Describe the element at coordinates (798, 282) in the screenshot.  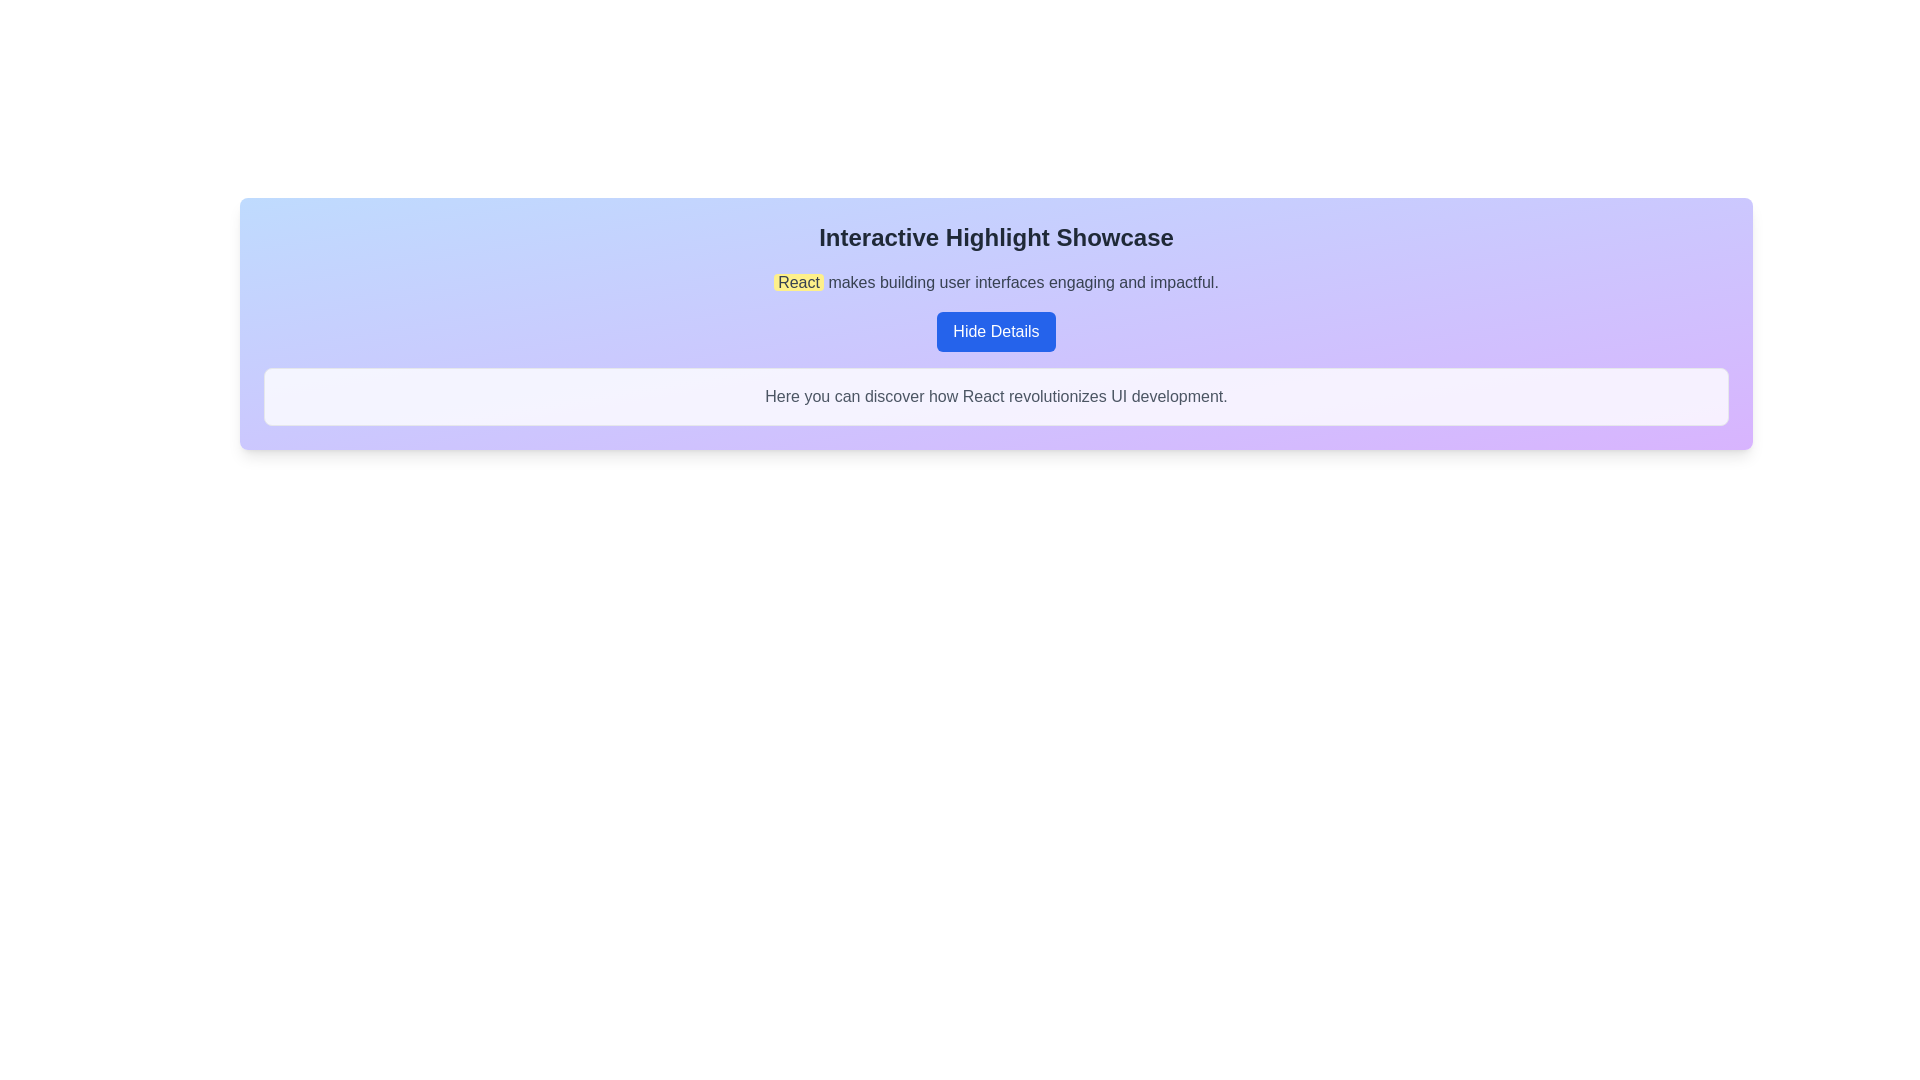
I see `the small rectangular label with a yellow background that contains the text 'React', which is positioned at the beginning of the sentence 'React makes building user interfaces engaging and impactful.'` at that location.